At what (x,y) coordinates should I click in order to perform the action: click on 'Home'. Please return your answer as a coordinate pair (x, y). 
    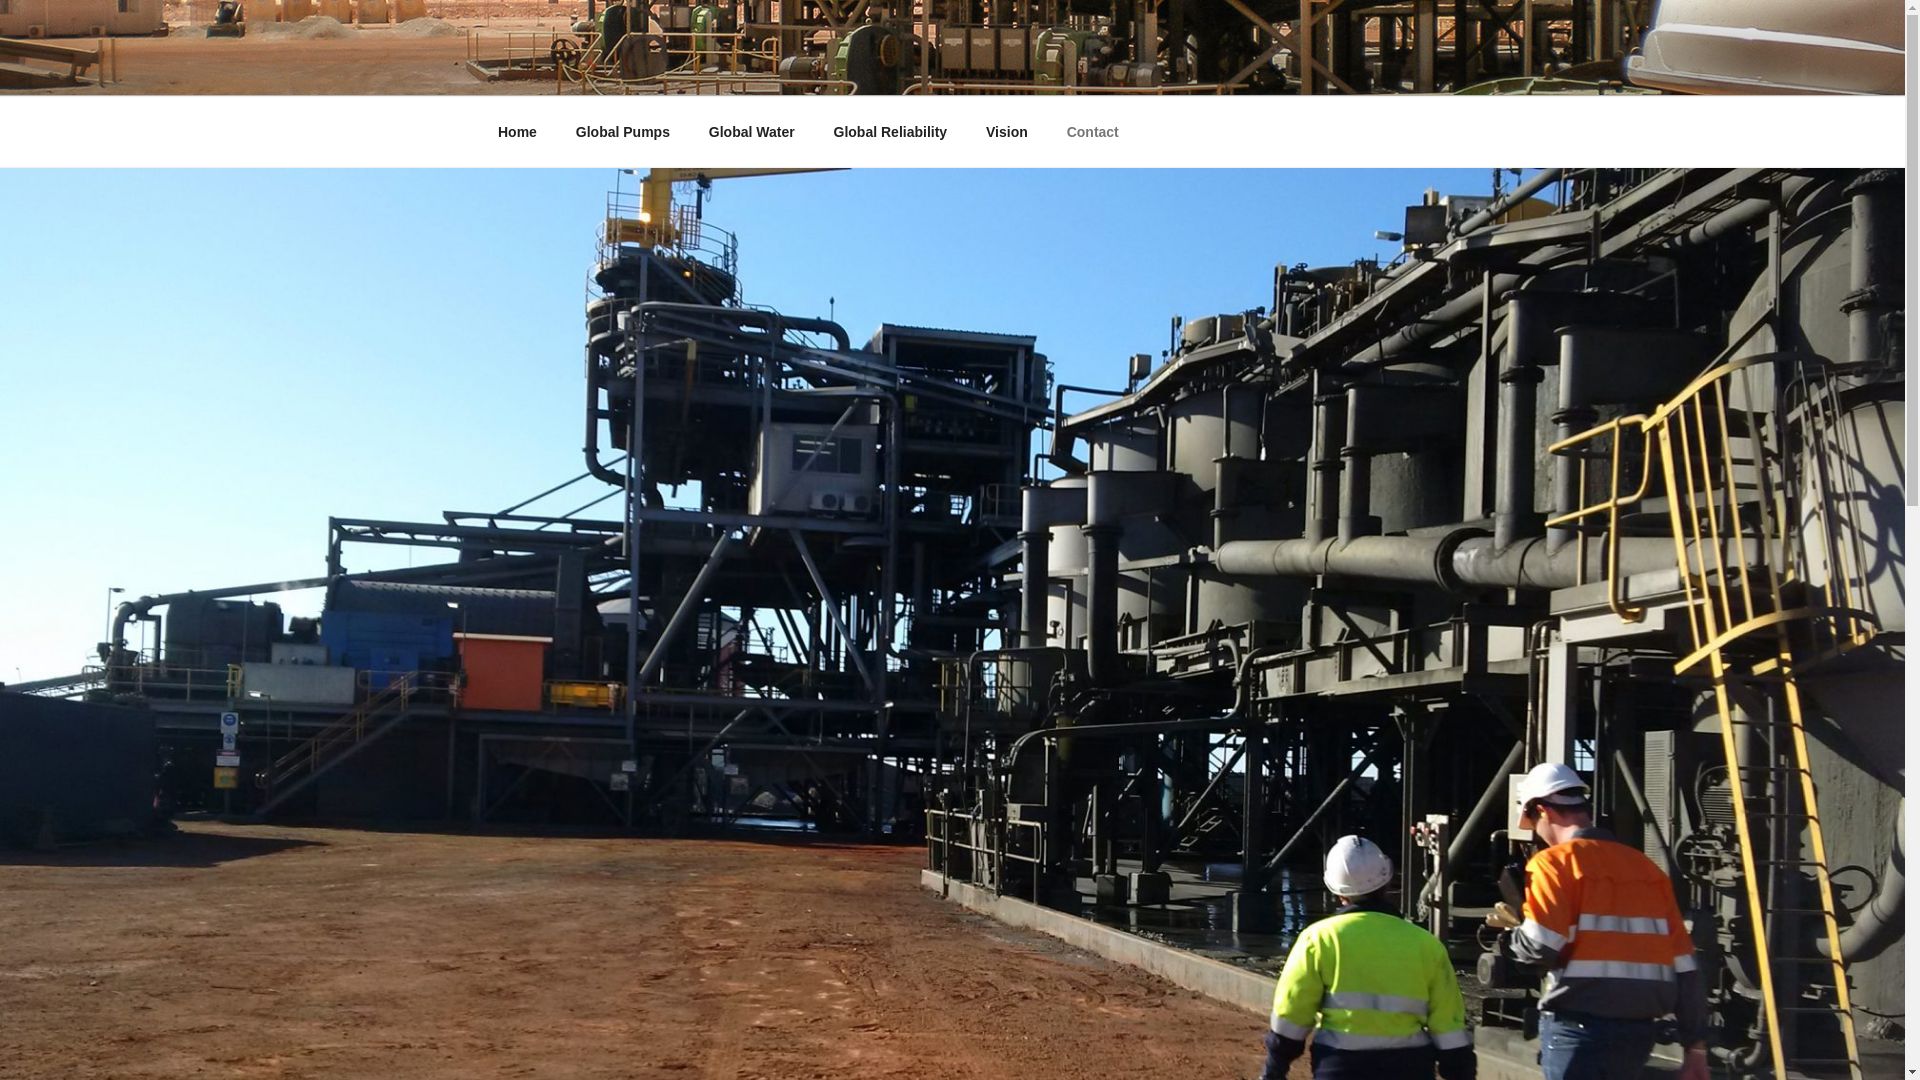
    Looking at the image, I should click on (480, 132).